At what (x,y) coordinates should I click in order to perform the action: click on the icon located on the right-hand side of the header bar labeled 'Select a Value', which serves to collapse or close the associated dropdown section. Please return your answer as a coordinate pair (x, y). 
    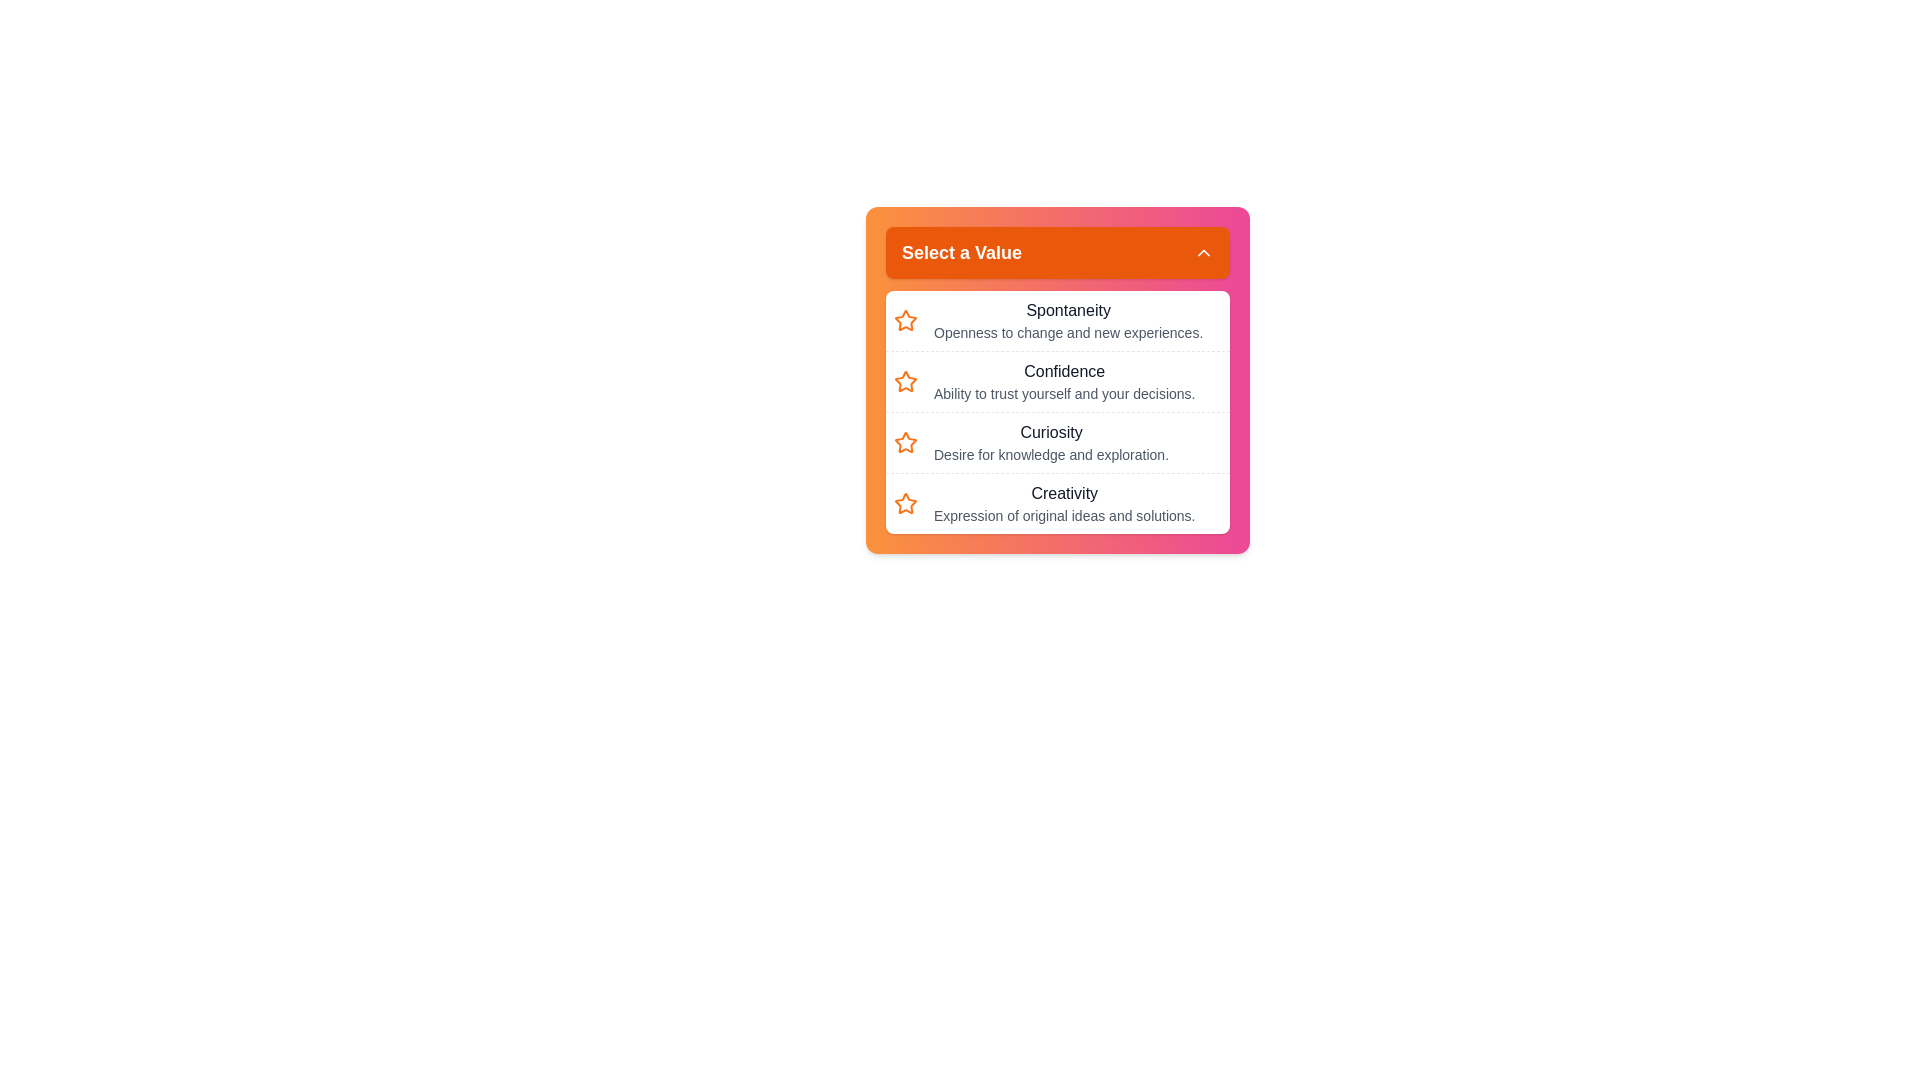
    Looking at the image, I should click on (1203, 252).